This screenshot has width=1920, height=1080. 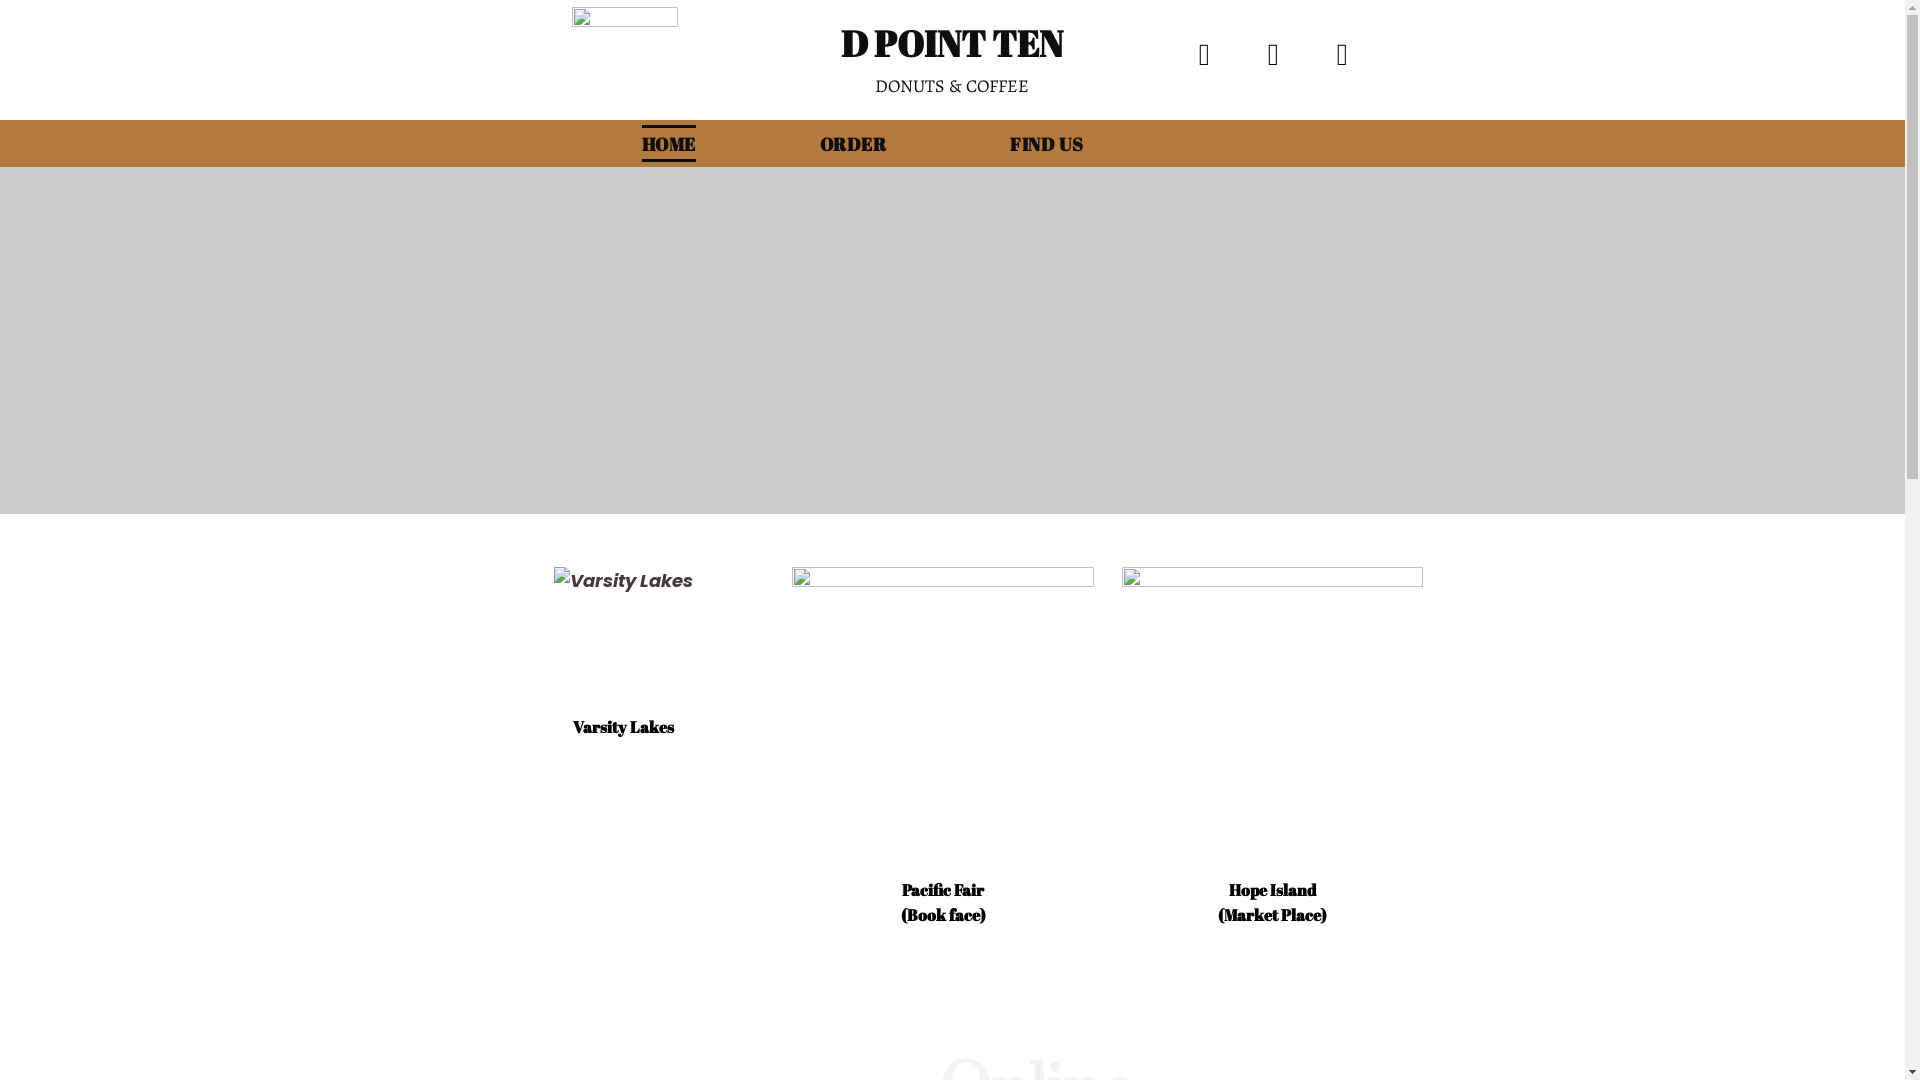 I want to click on 'FIND US', so click(x=984, y=142).